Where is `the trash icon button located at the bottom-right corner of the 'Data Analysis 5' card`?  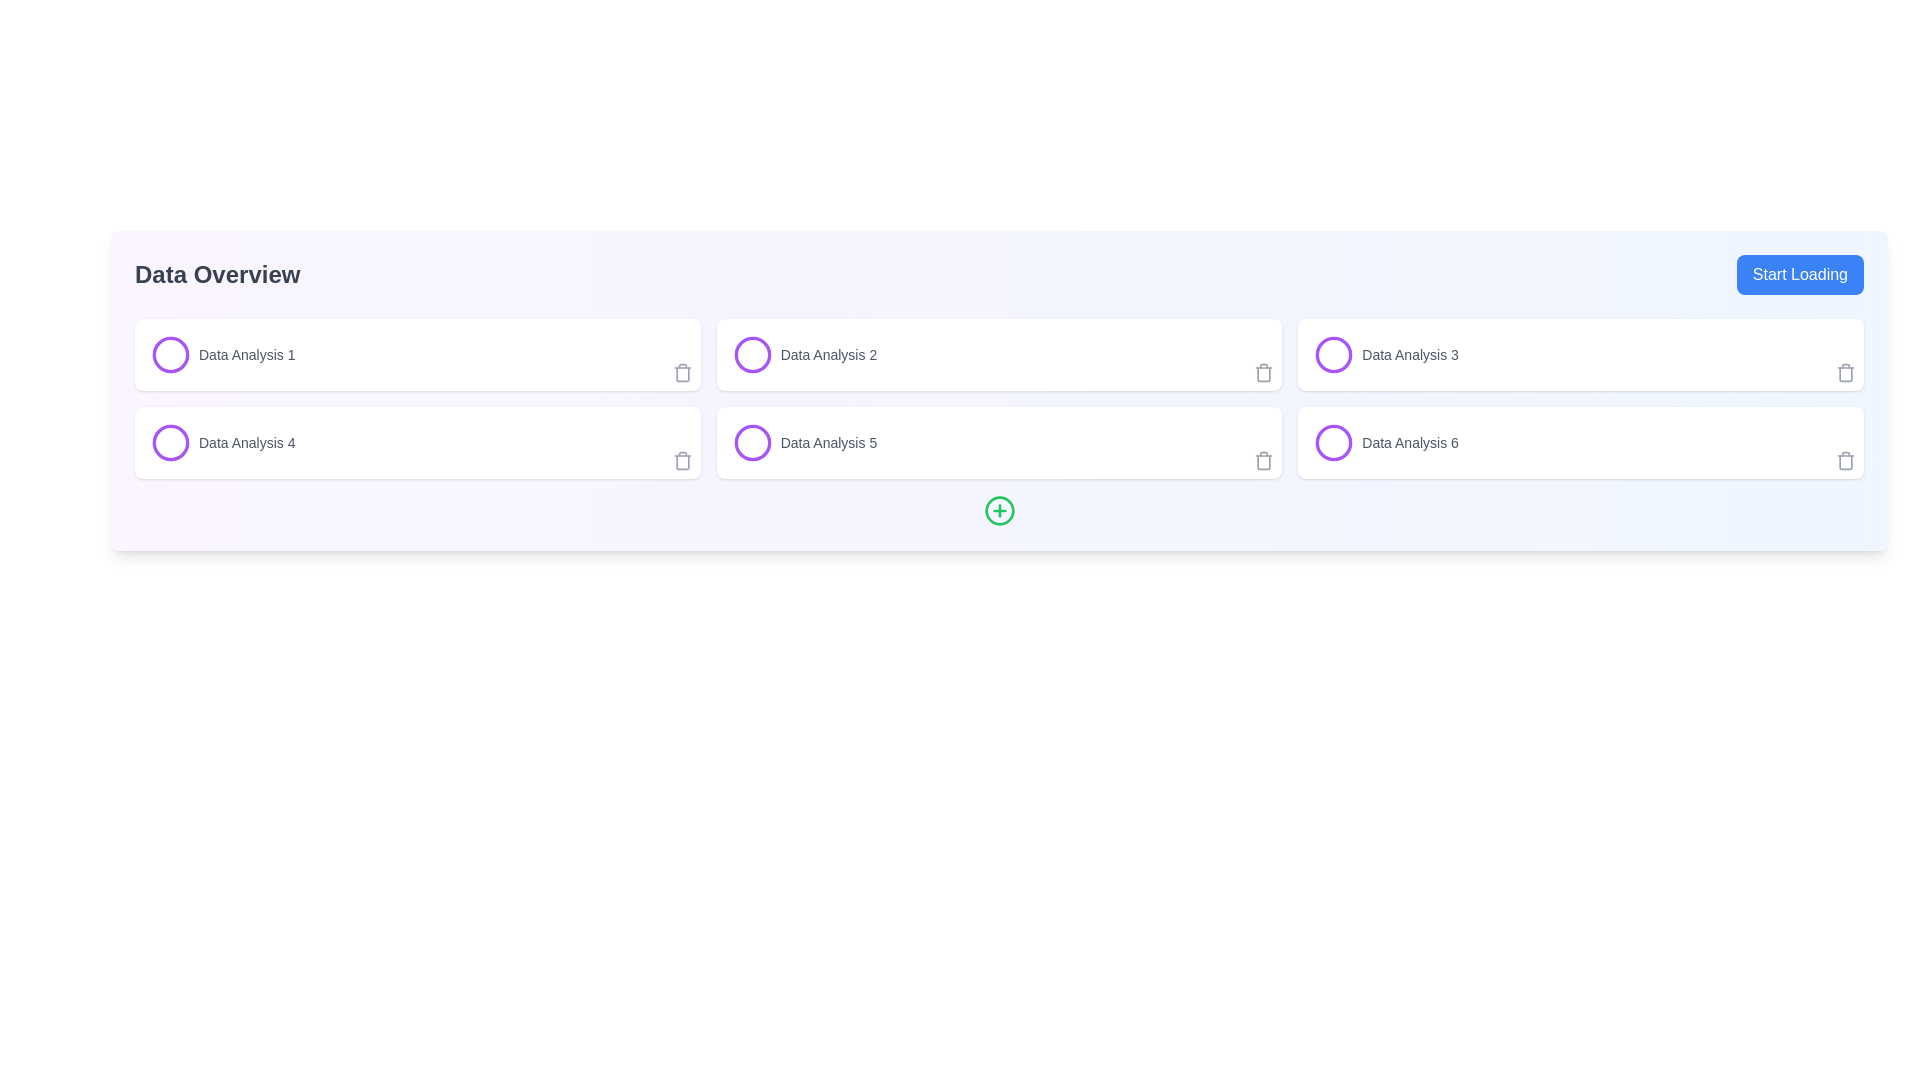 the trash icon button located at the bottom-right corner of the 'Data Analysis 5' card is located at coordinates (1263, 461).